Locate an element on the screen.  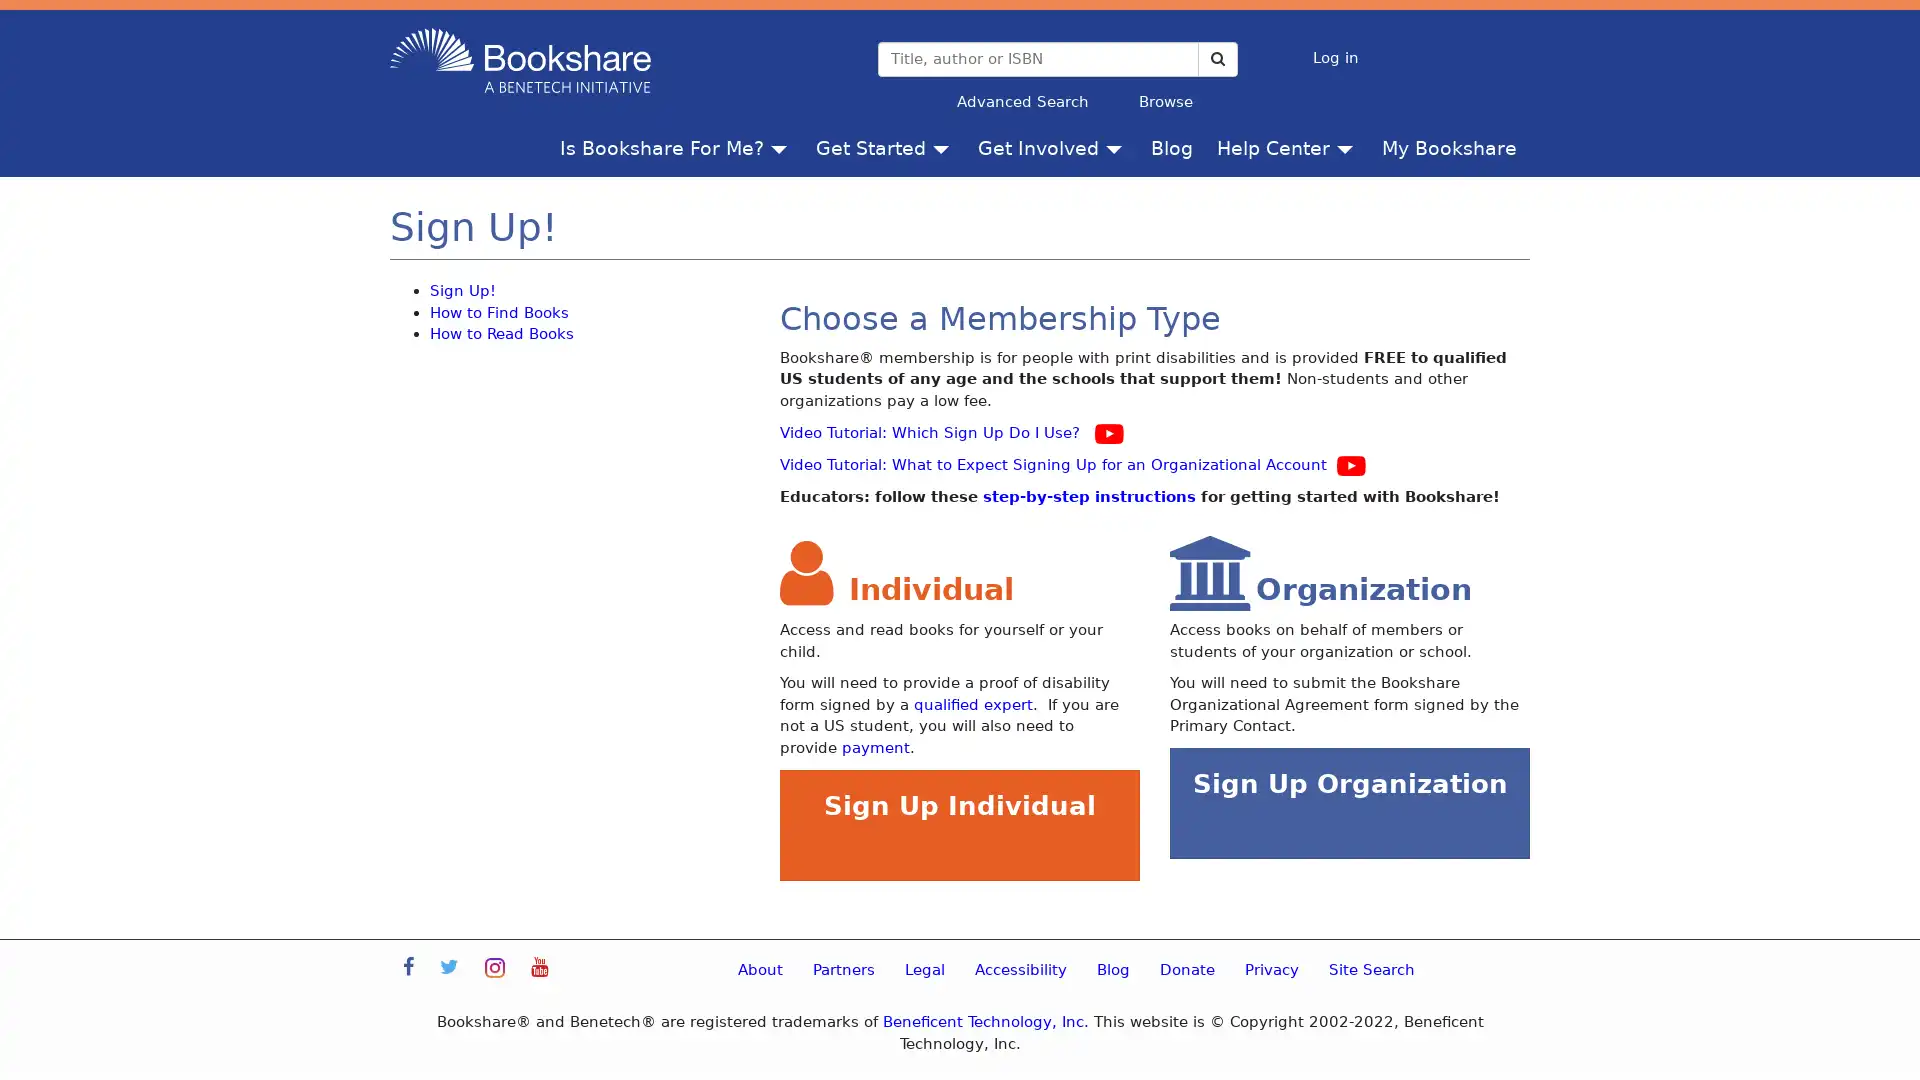
Get Involved menu is located at coordinates (1117, 146).